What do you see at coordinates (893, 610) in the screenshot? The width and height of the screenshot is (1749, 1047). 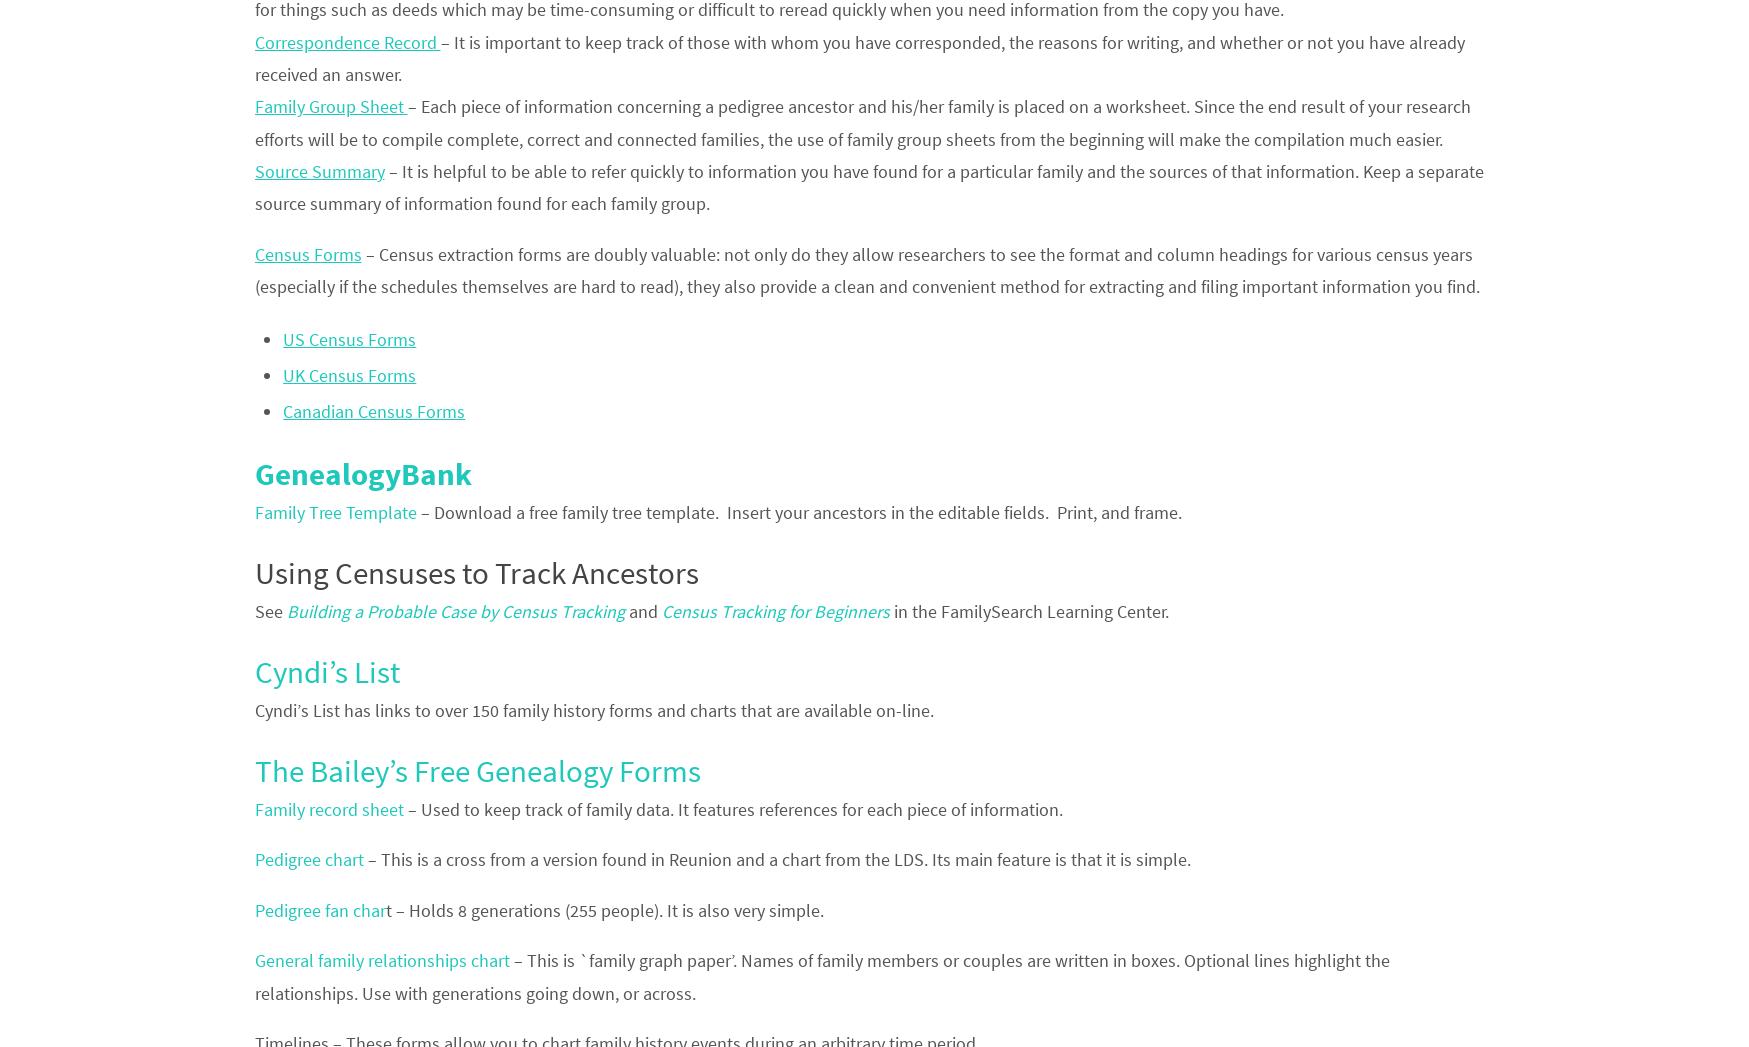 I see `'in the FamilySearch Learning Center.'` at bounding box center [893, 610].